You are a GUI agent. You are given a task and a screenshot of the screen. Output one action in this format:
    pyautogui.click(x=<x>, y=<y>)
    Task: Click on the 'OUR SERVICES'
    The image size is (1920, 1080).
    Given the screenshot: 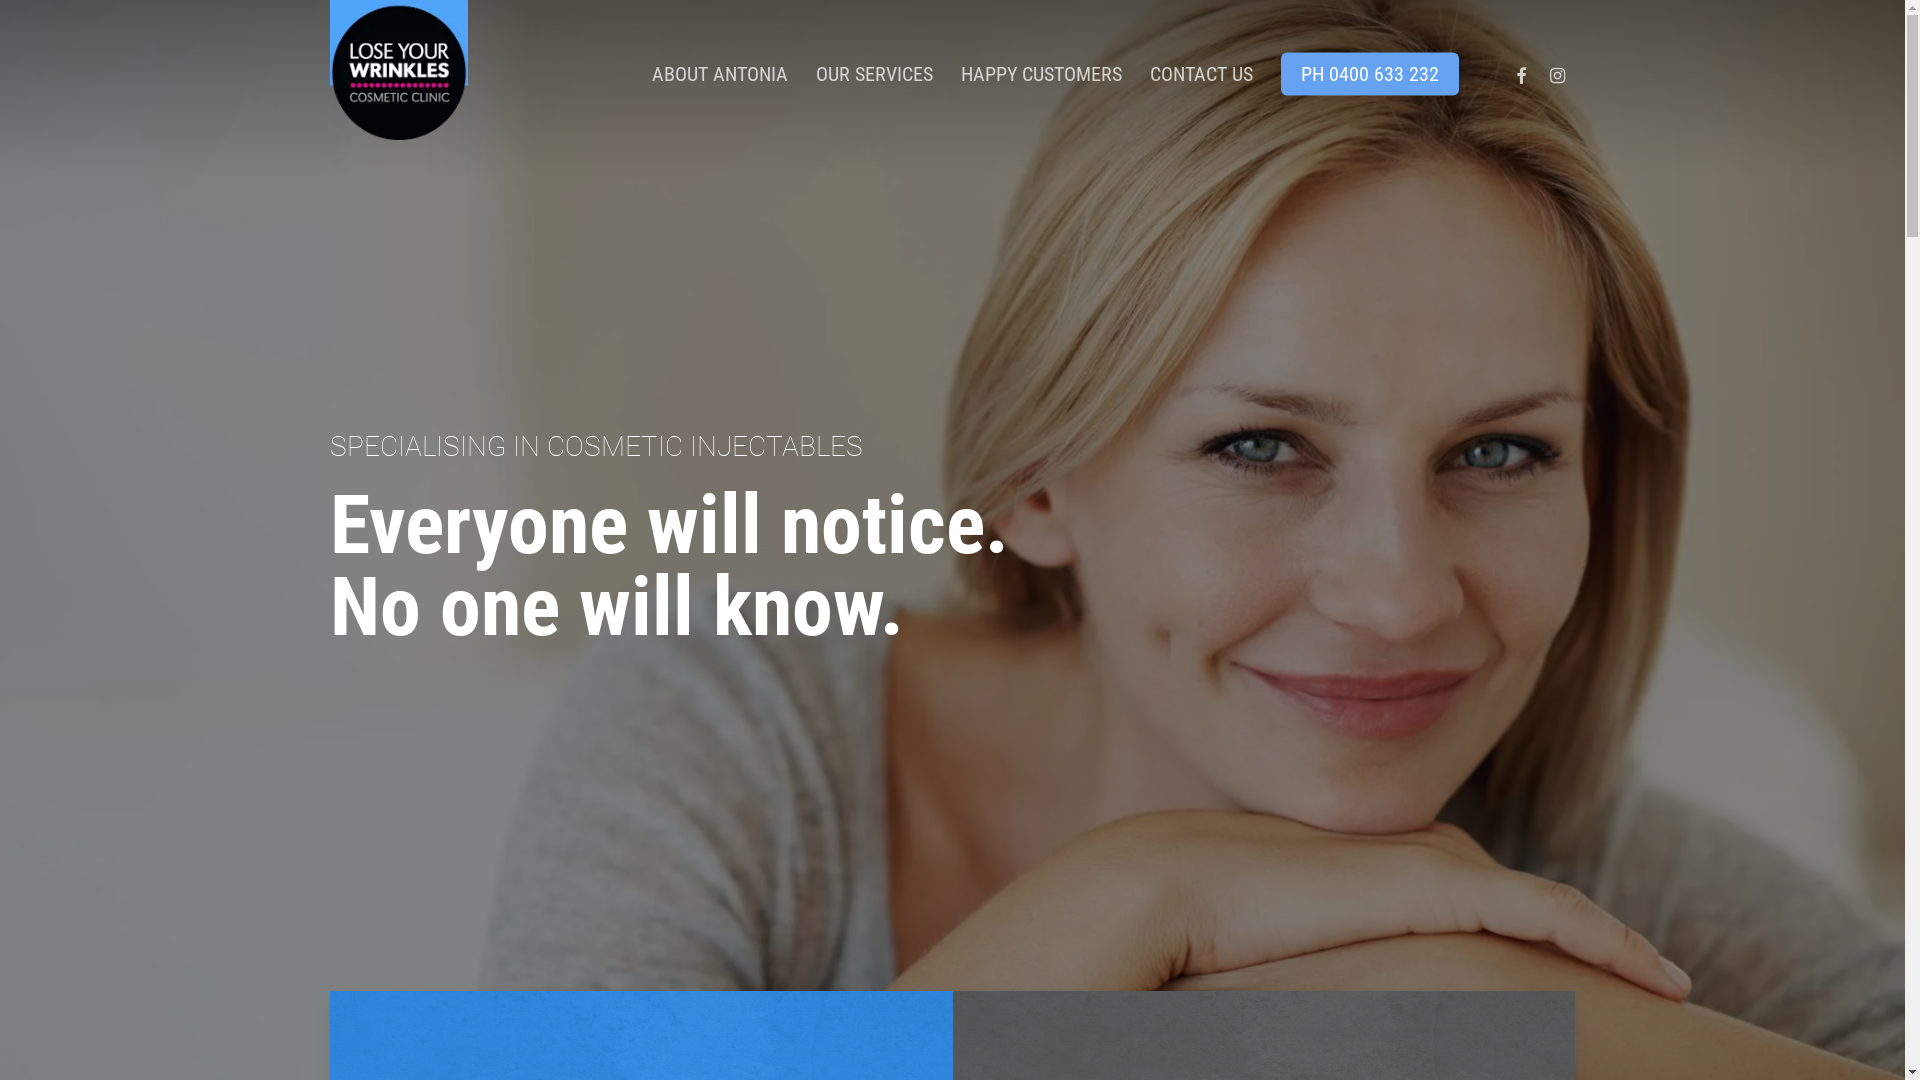 What is the action you would take?
    pyautogui.click(x=874, y=72)
    